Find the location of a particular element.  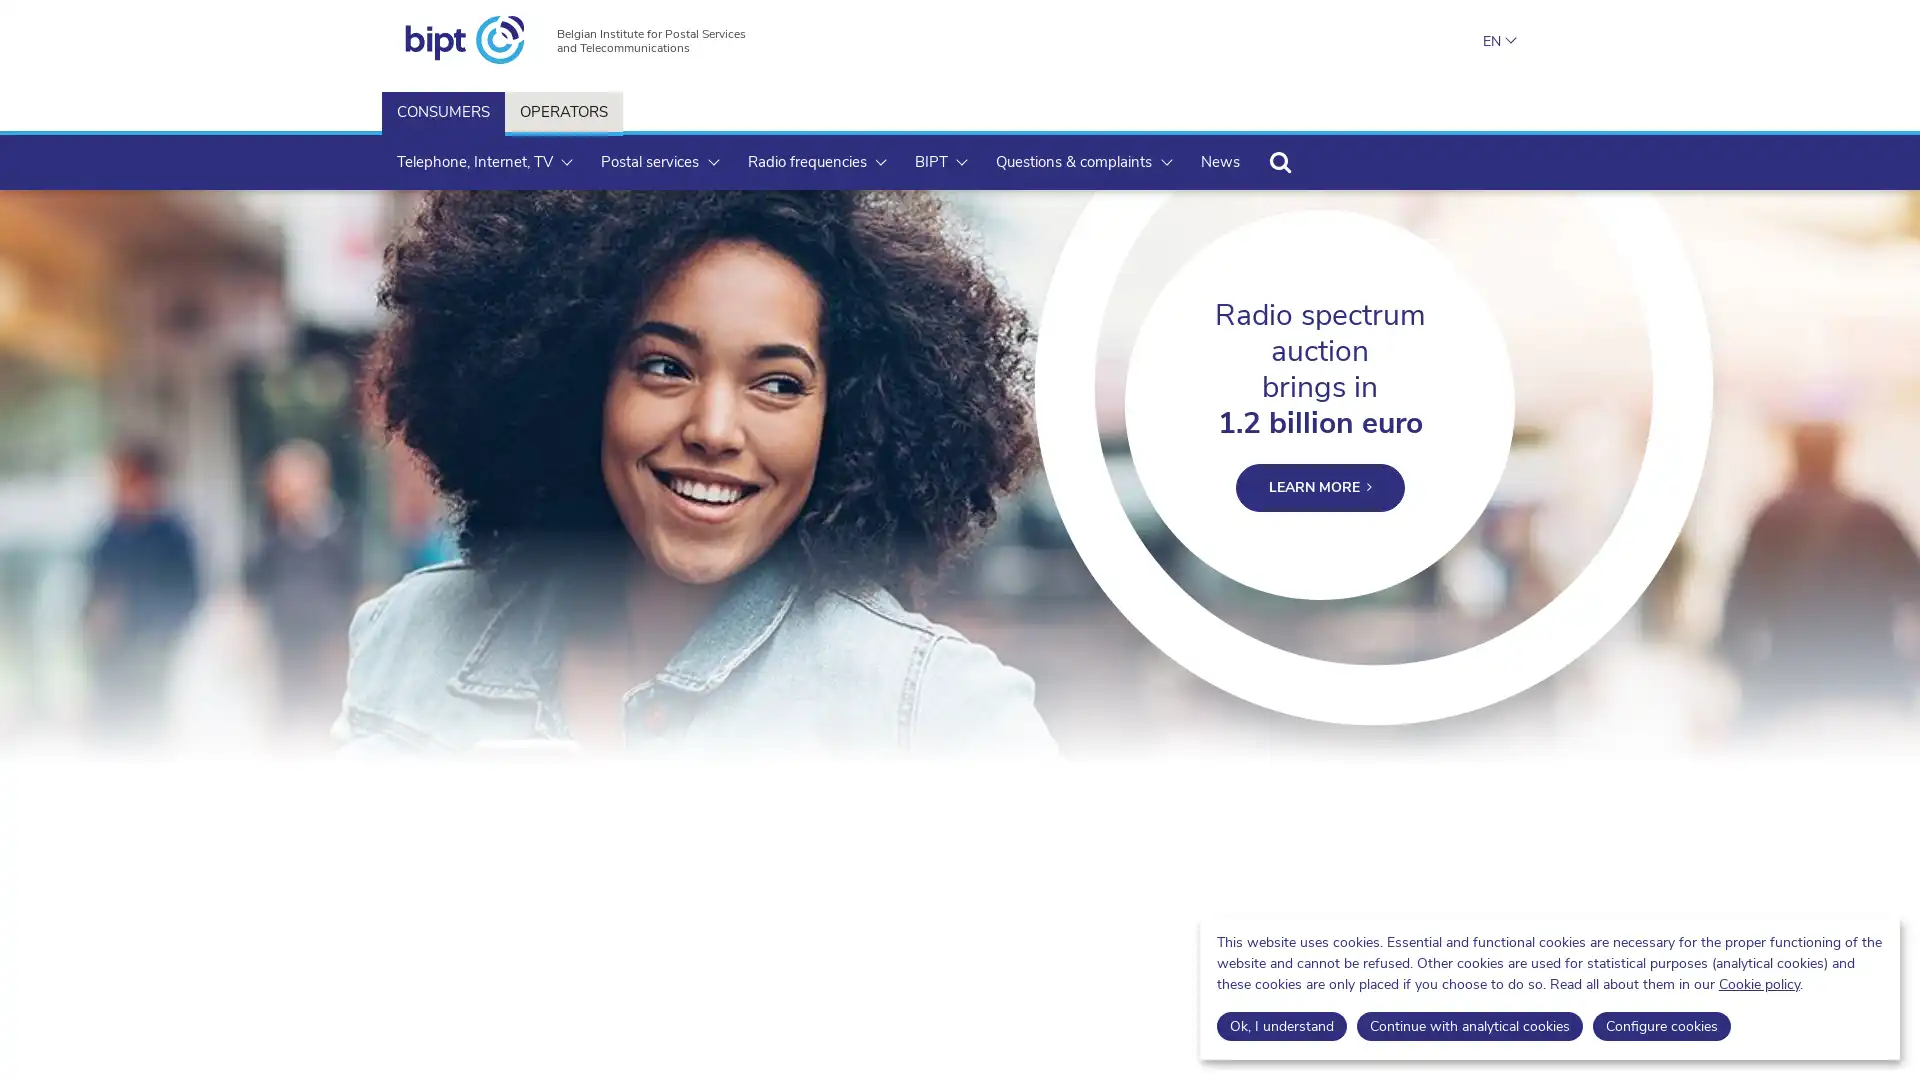

Ok, I understand is located at coordinates (1281, 1026).